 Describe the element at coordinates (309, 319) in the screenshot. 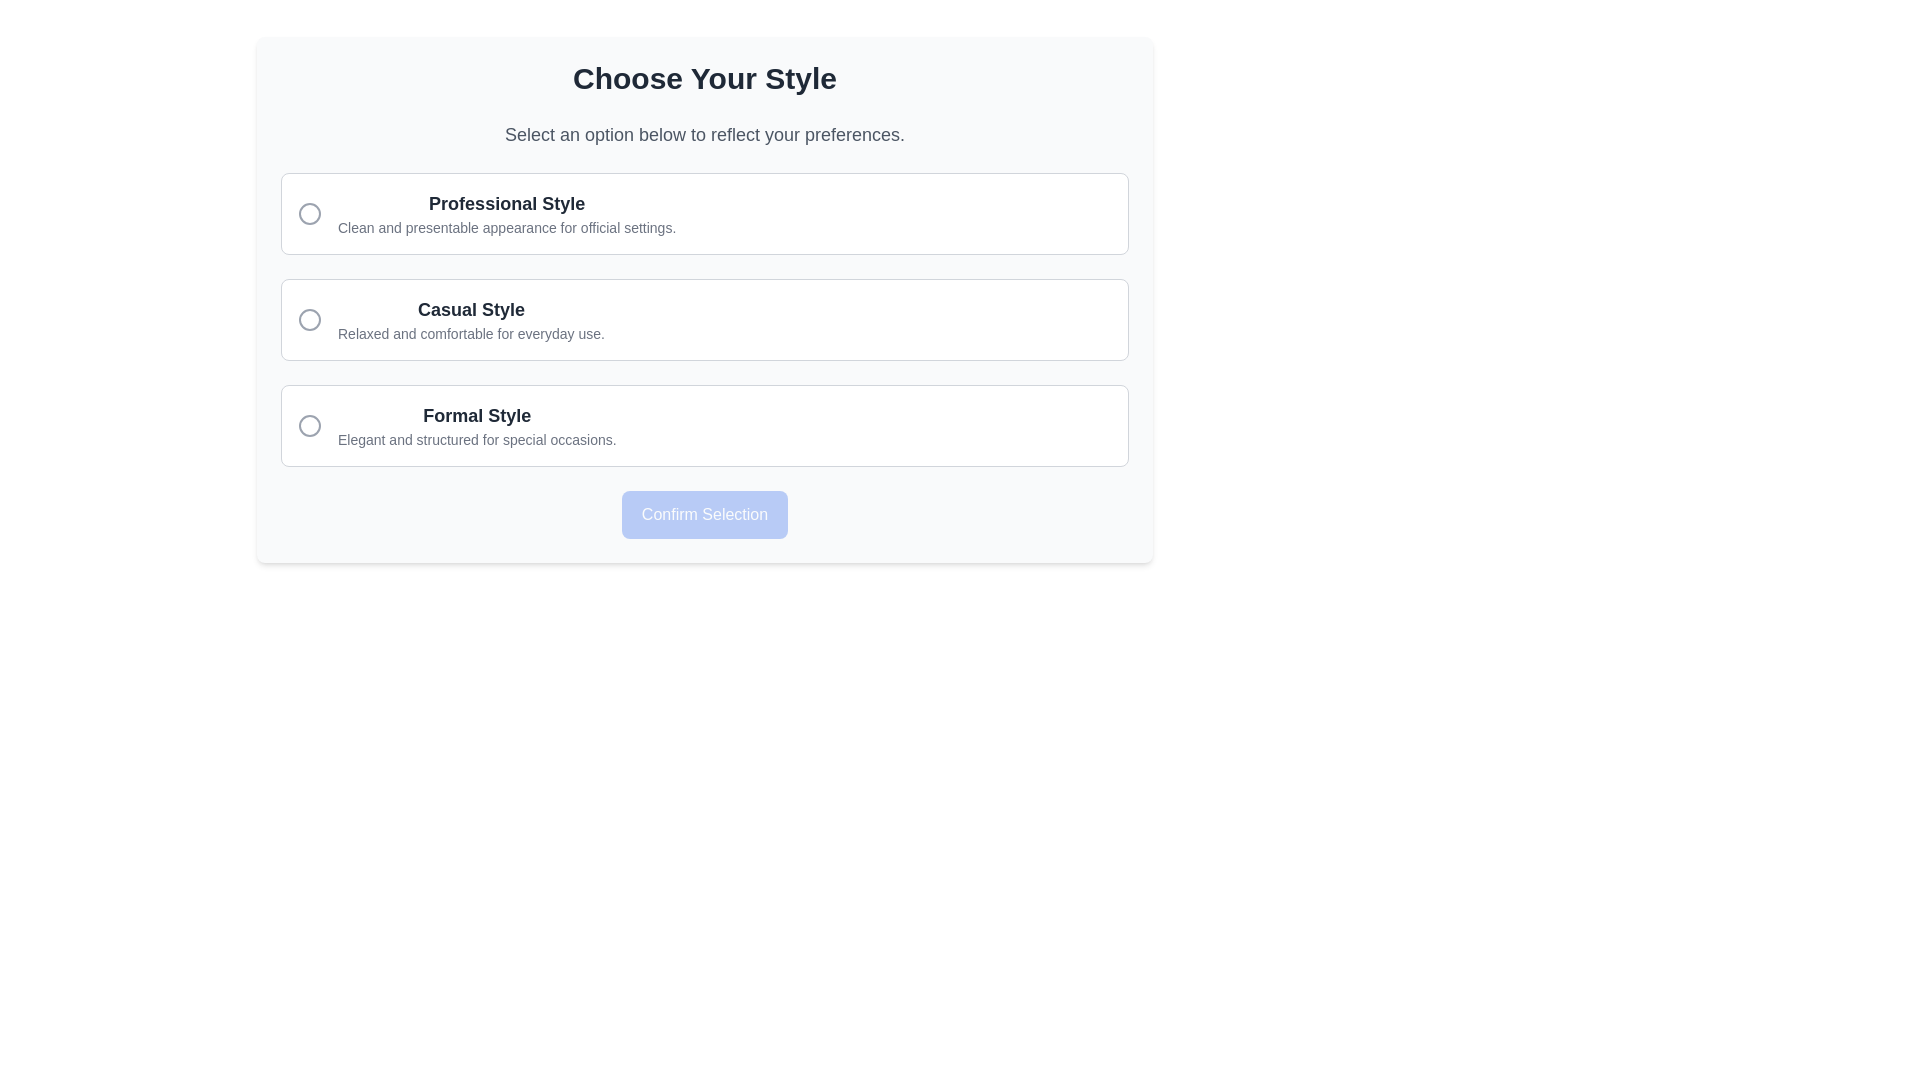

I see `SVG Circle representing the selection state of the 'Casual Style' option using developer tools` at that location.